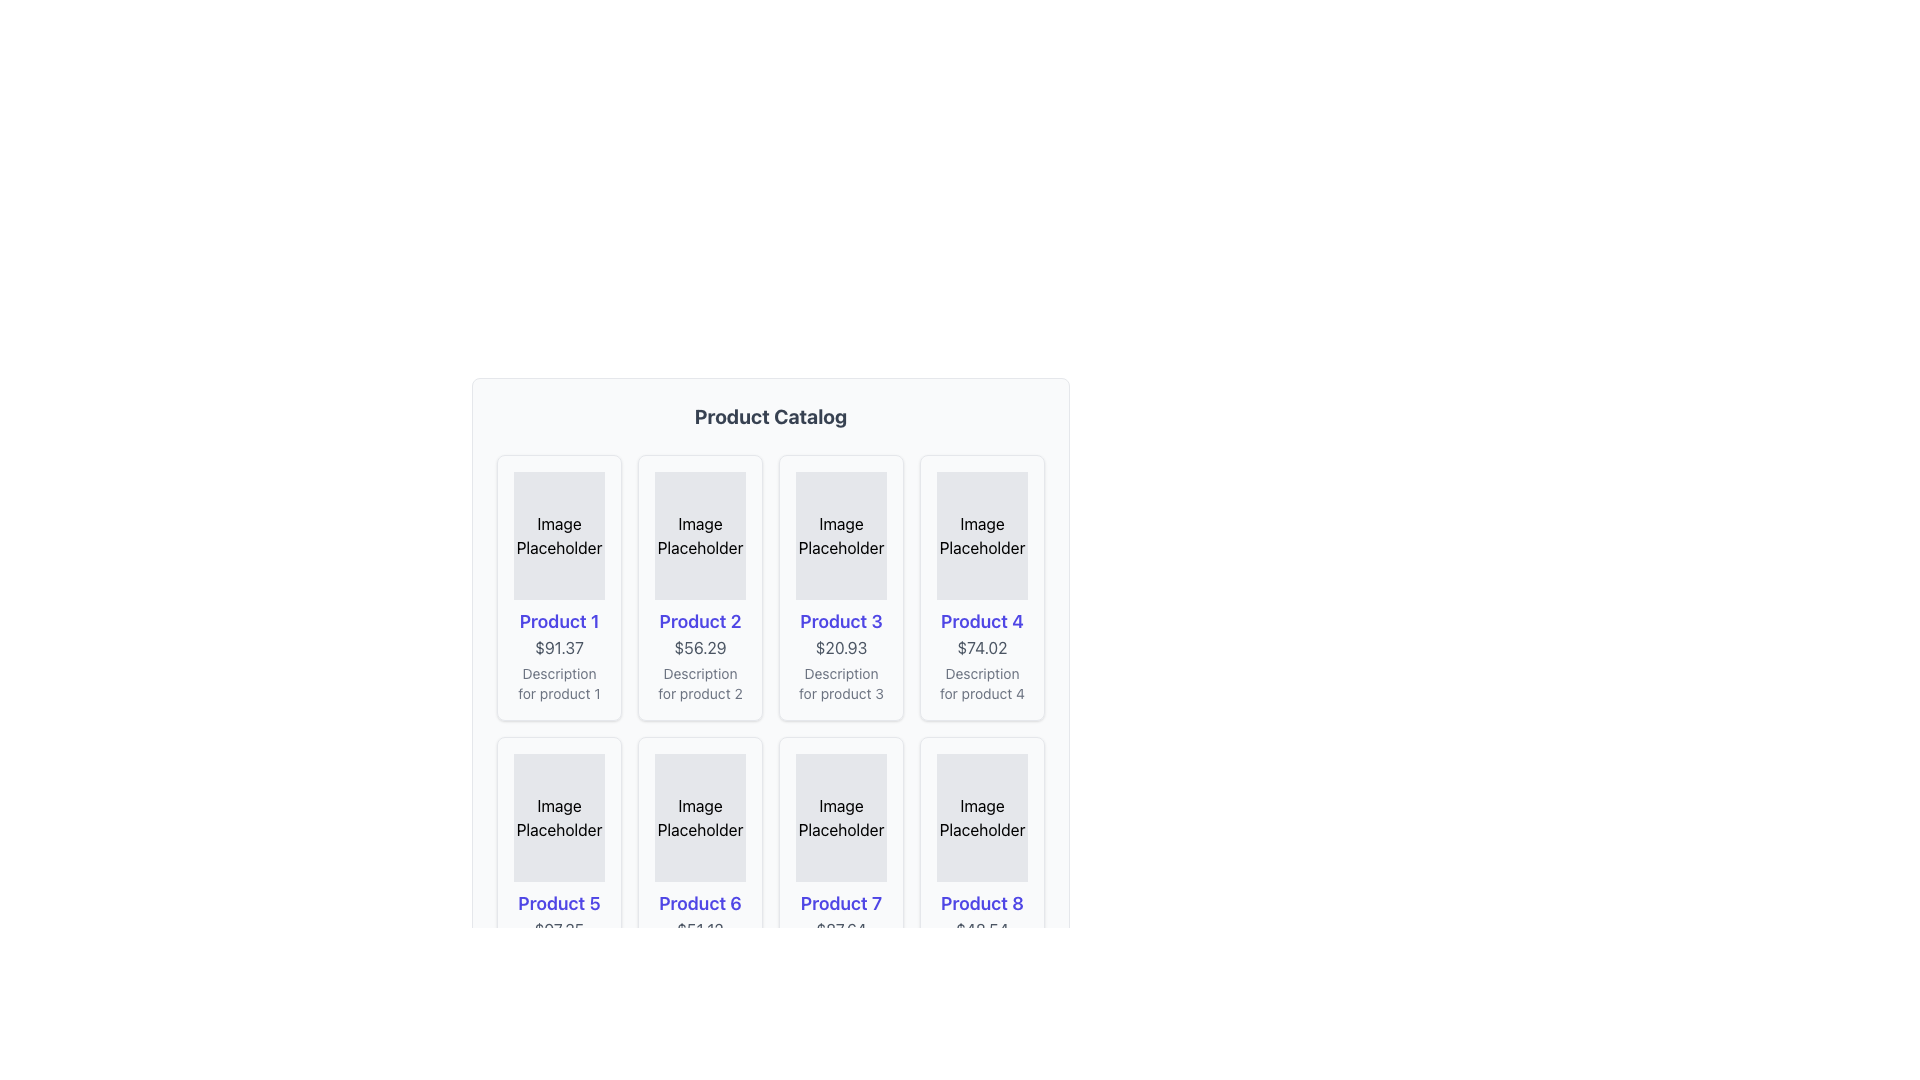  Describe the element at coordinates (841, 903) in the screenshot. I see `the text label for 'Product 7'` at that location.